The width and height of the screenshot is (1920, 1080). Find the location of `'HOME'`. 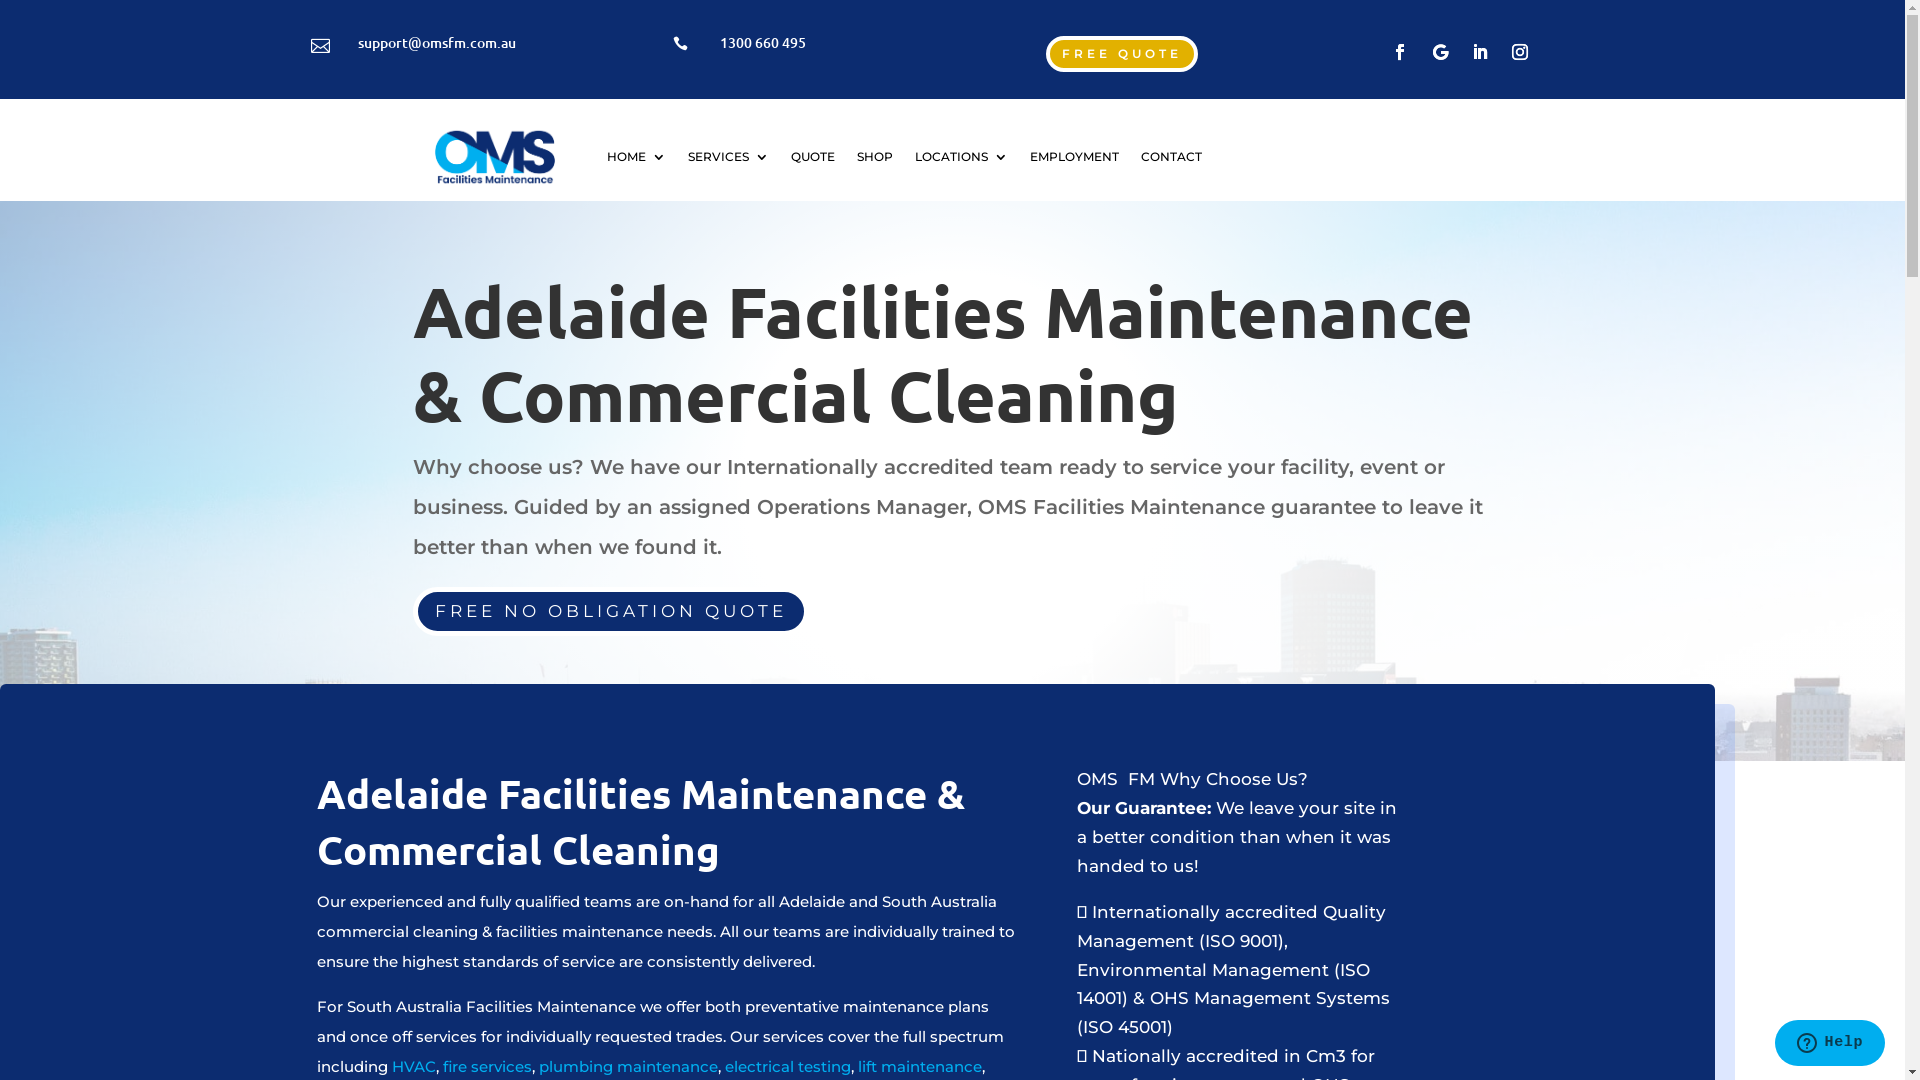

'HOME' is located at coordinates (635, 156).